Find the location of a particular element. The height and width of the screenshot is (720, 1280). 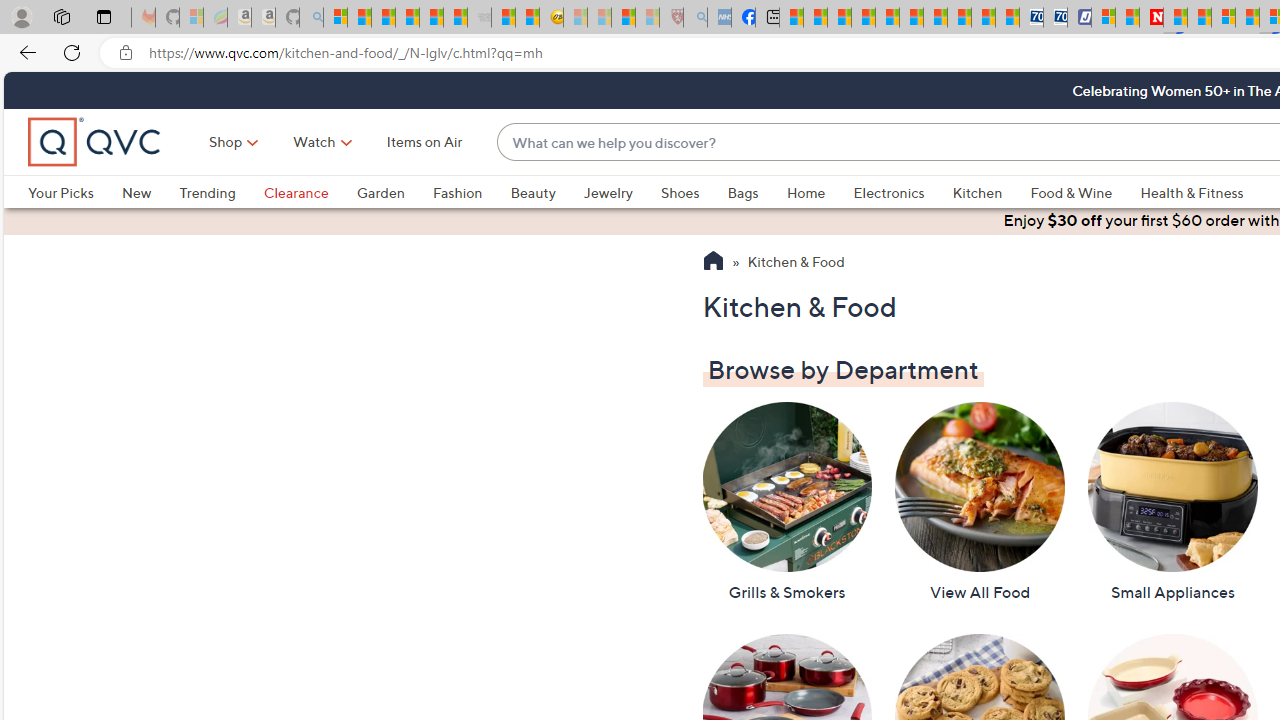

'New' is located at coordinates (135, 192).